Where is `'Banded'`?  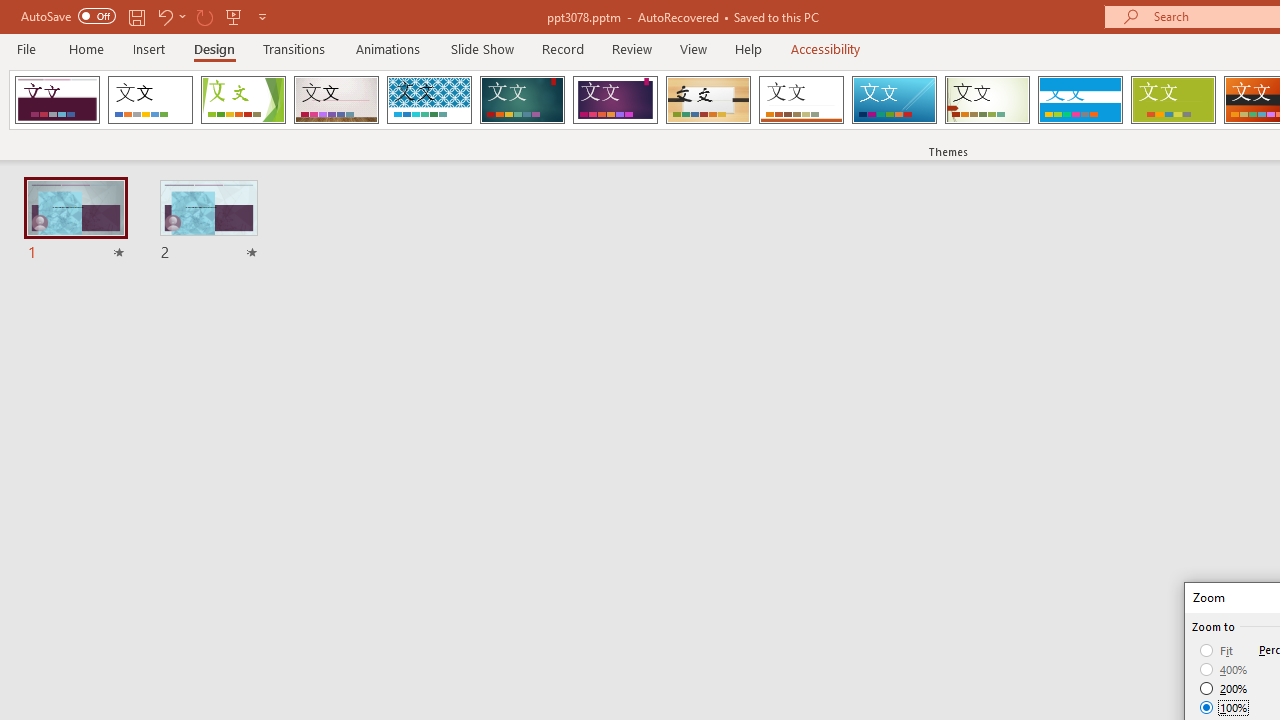
'Banded' is located at coordinates (1079, 100).